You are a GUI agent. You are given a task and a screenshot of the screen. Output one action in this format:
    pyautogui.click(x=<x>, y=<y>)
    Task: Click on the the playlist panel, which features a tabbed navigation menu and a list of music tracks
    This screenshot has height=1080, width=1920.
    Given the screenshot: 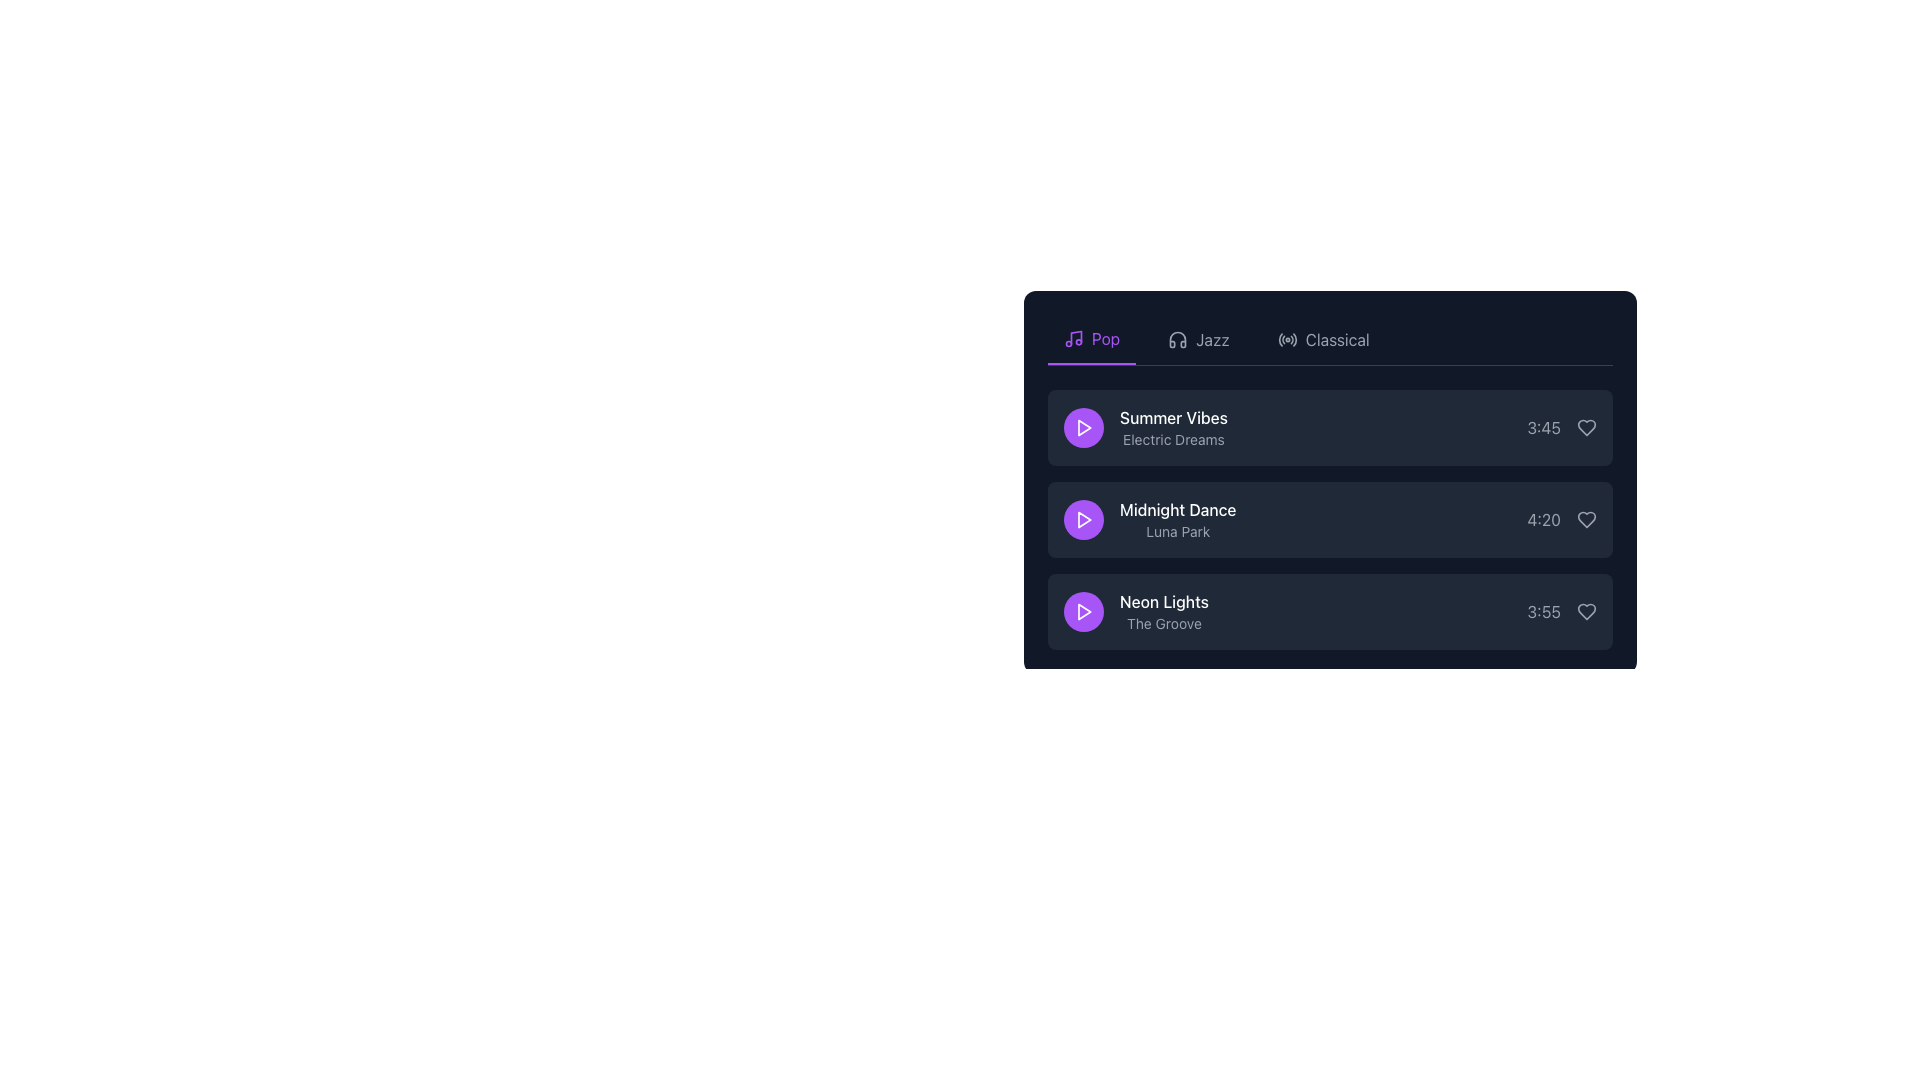 What is the action you would take?
    pyautogui.click(x=1330, y=467)
    